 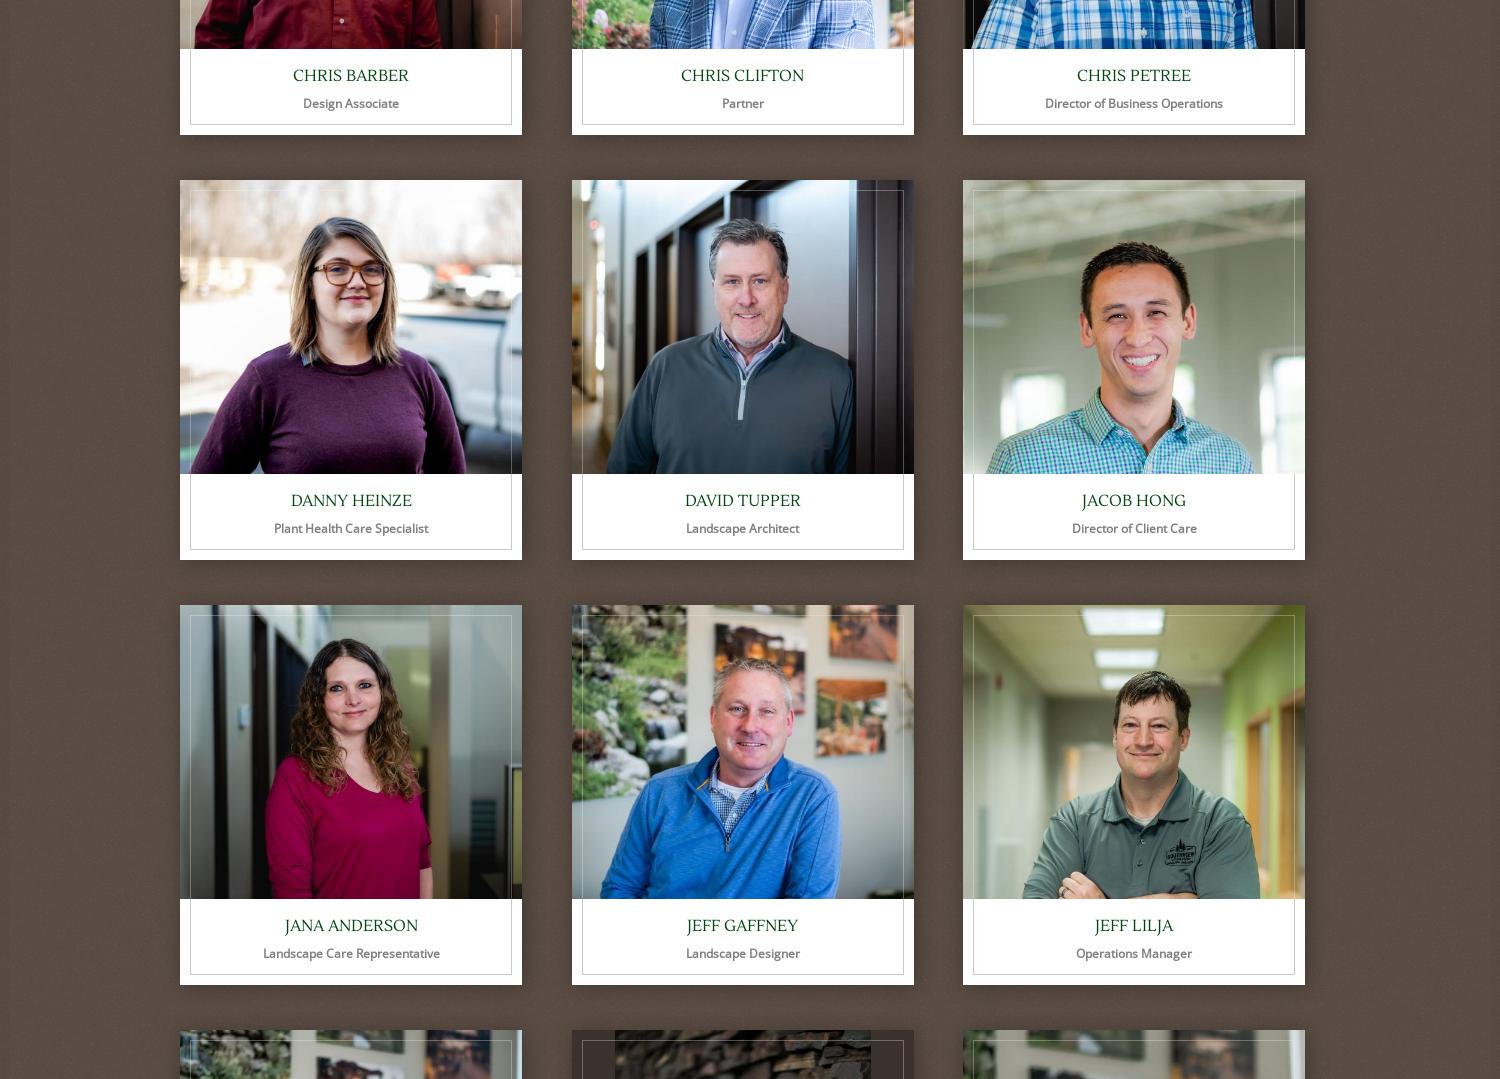 What do you see at coordinates (1134, 953) in the screenshot?
I see `'Operations Manager'` at bounding box center [1134, 953].